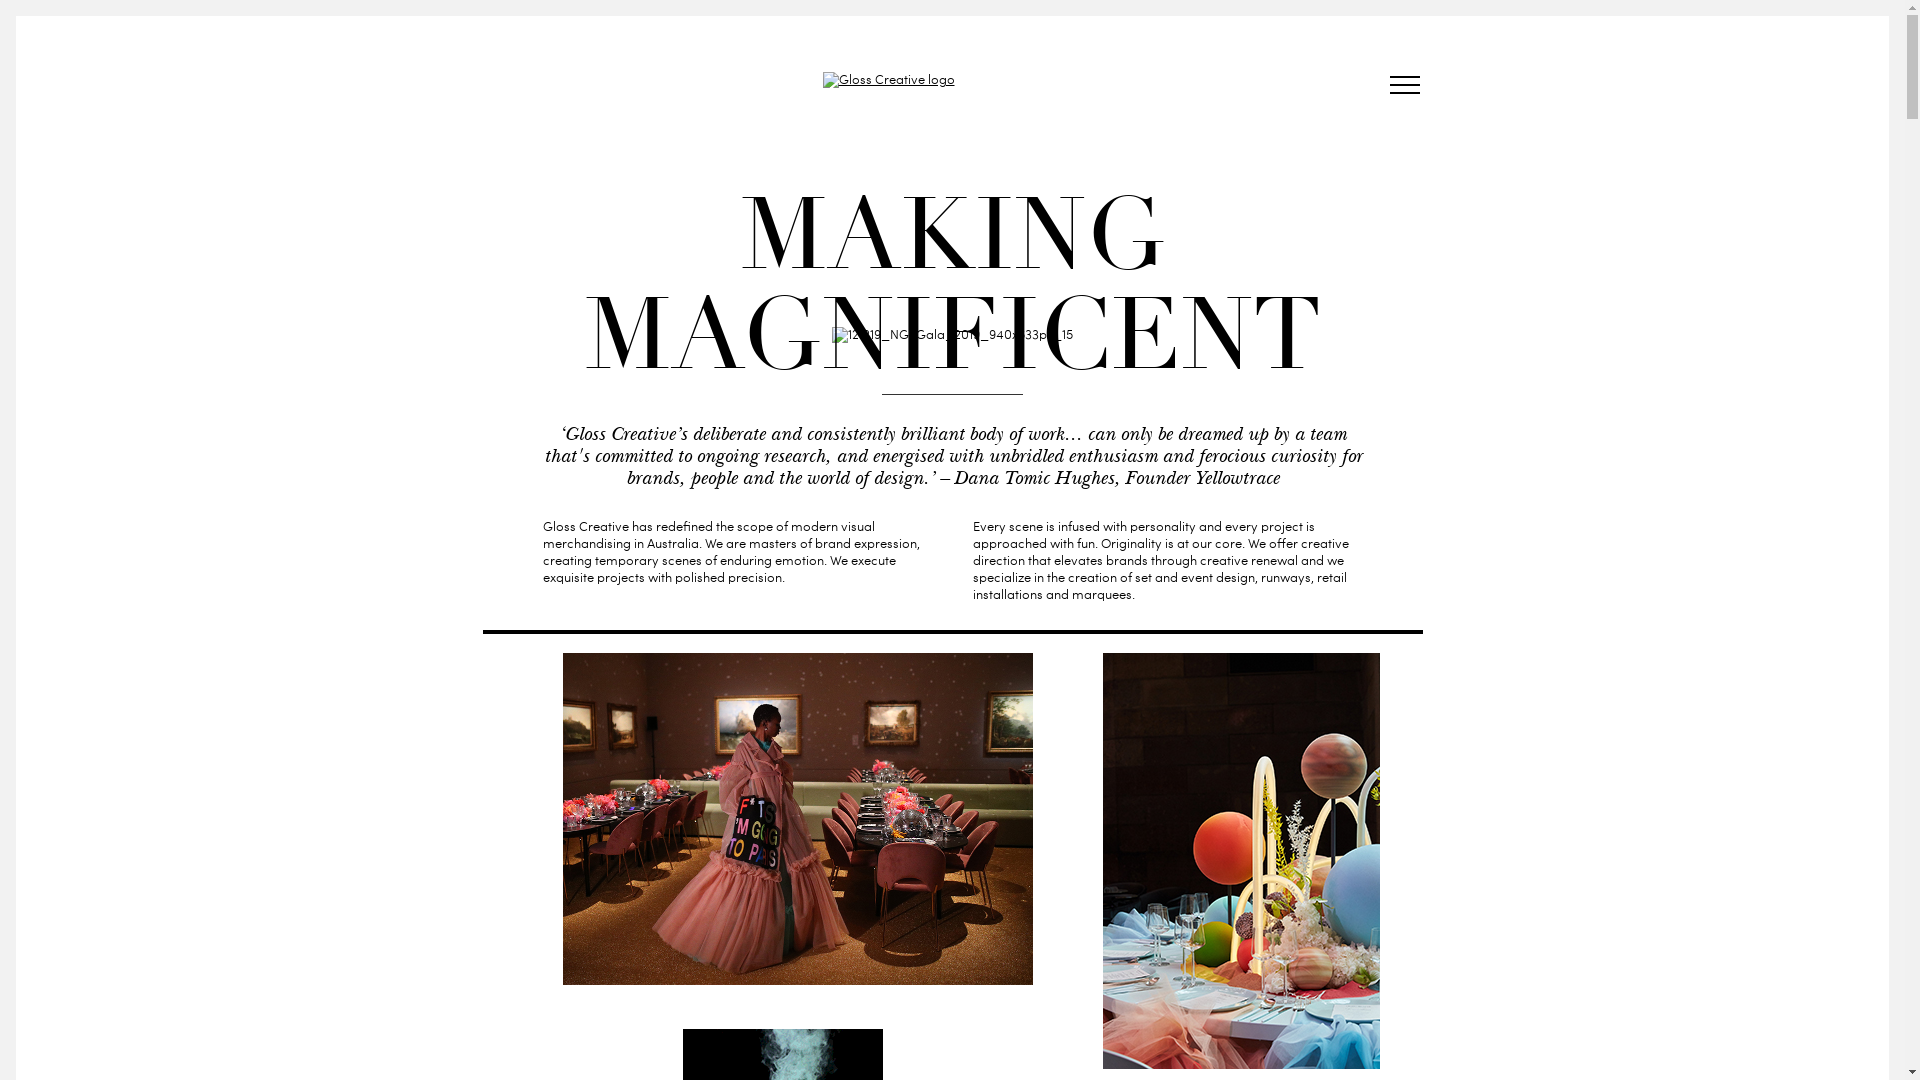 Image resolution: width=1920 pixels, height=1080 pixels. I want to click on 'Menu', so click(1381, 87).